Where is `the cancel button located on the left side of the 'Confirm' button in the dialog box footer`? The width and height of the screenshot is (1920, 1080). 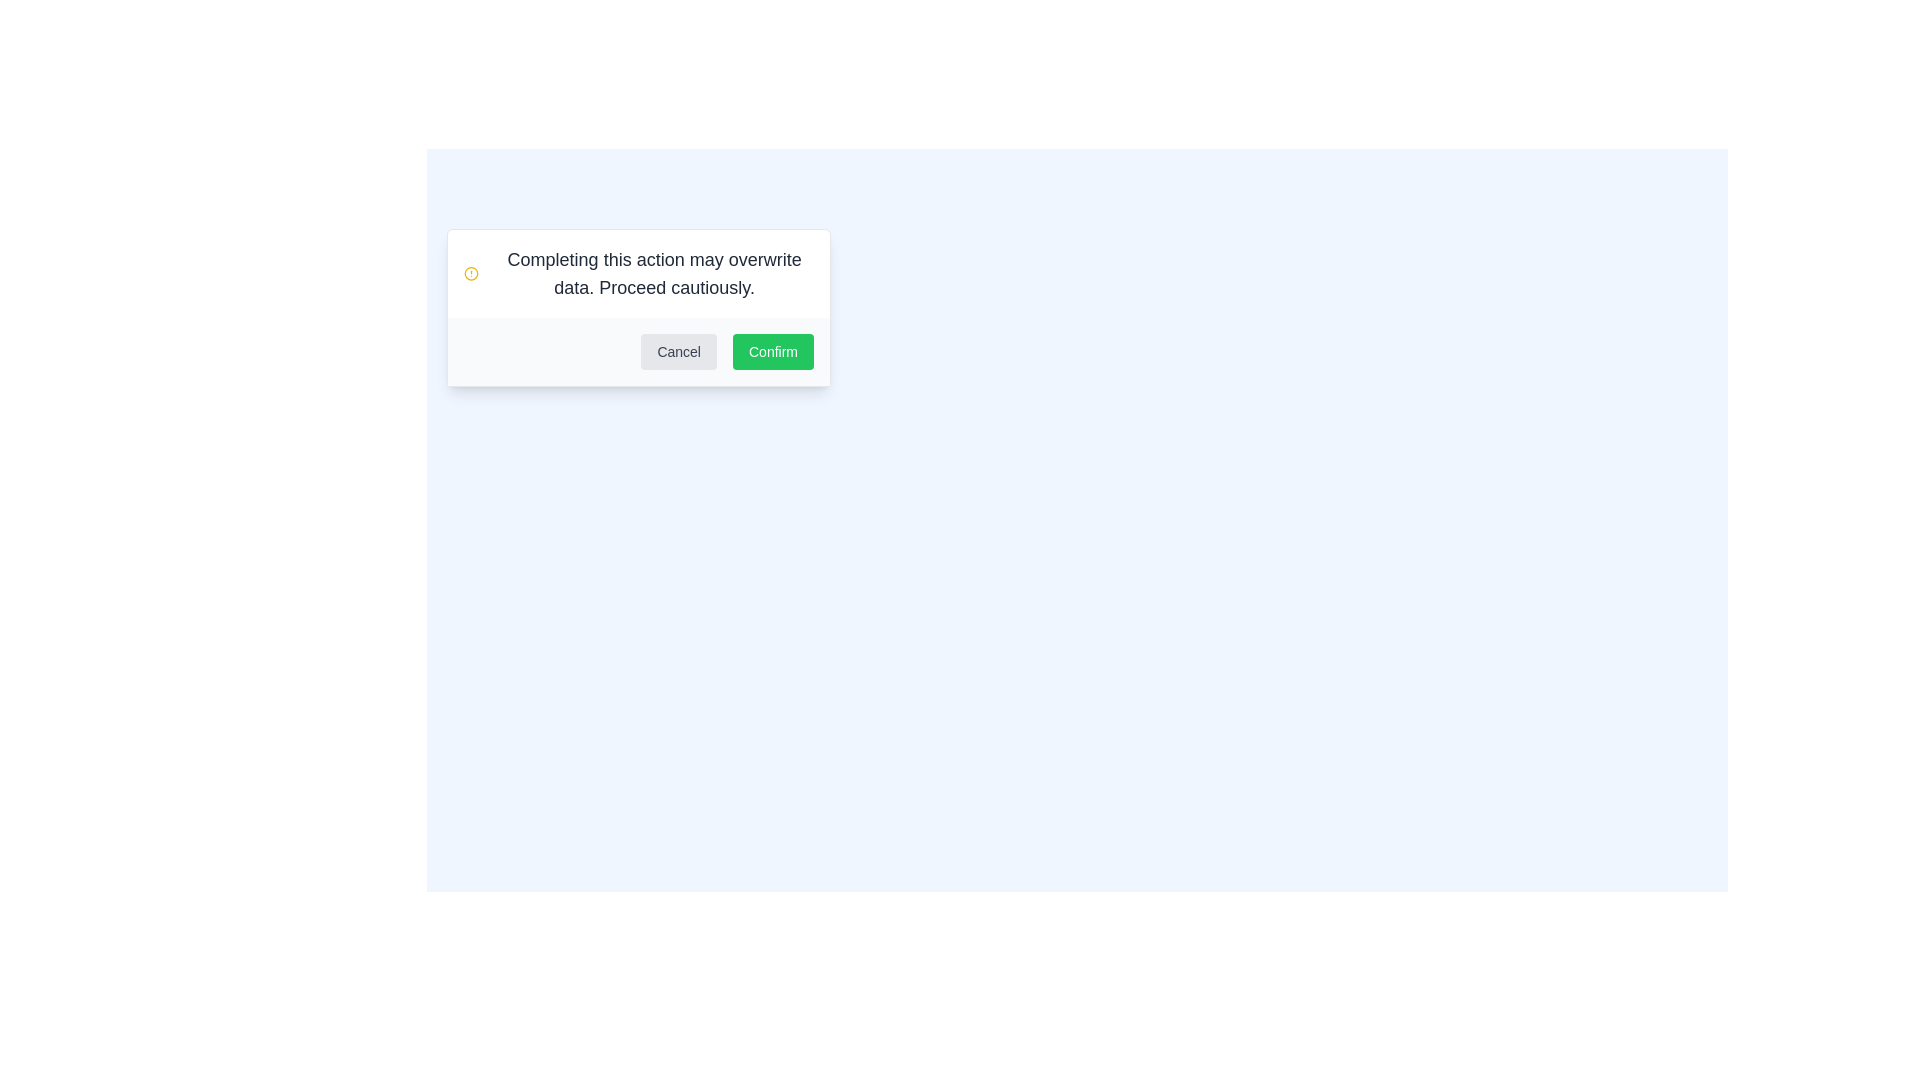
the cancel button located on the left side of the 'Confirm' button in the dialog box footer is located at coordinates (679, 350).